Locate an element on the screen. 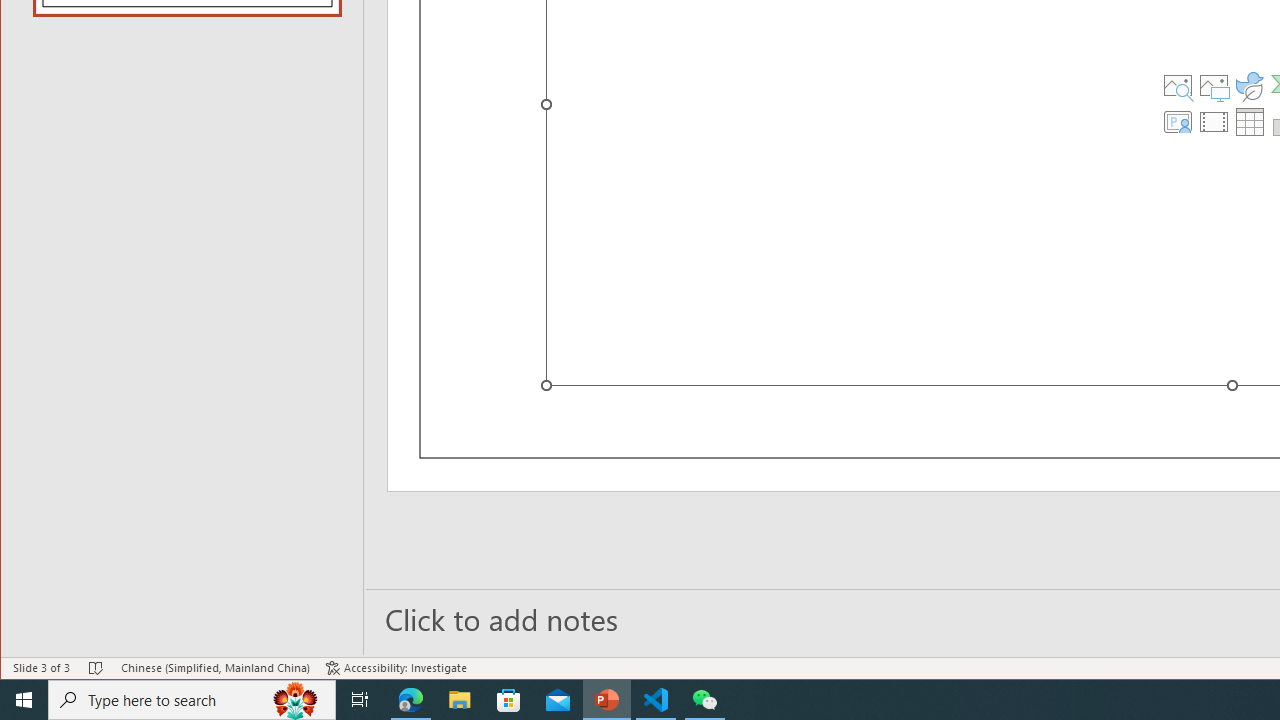 Image resolution: width=1280 pixels, height=720 pixels. 'WeChat - 1 running window' is located at coordinates (705, 698).